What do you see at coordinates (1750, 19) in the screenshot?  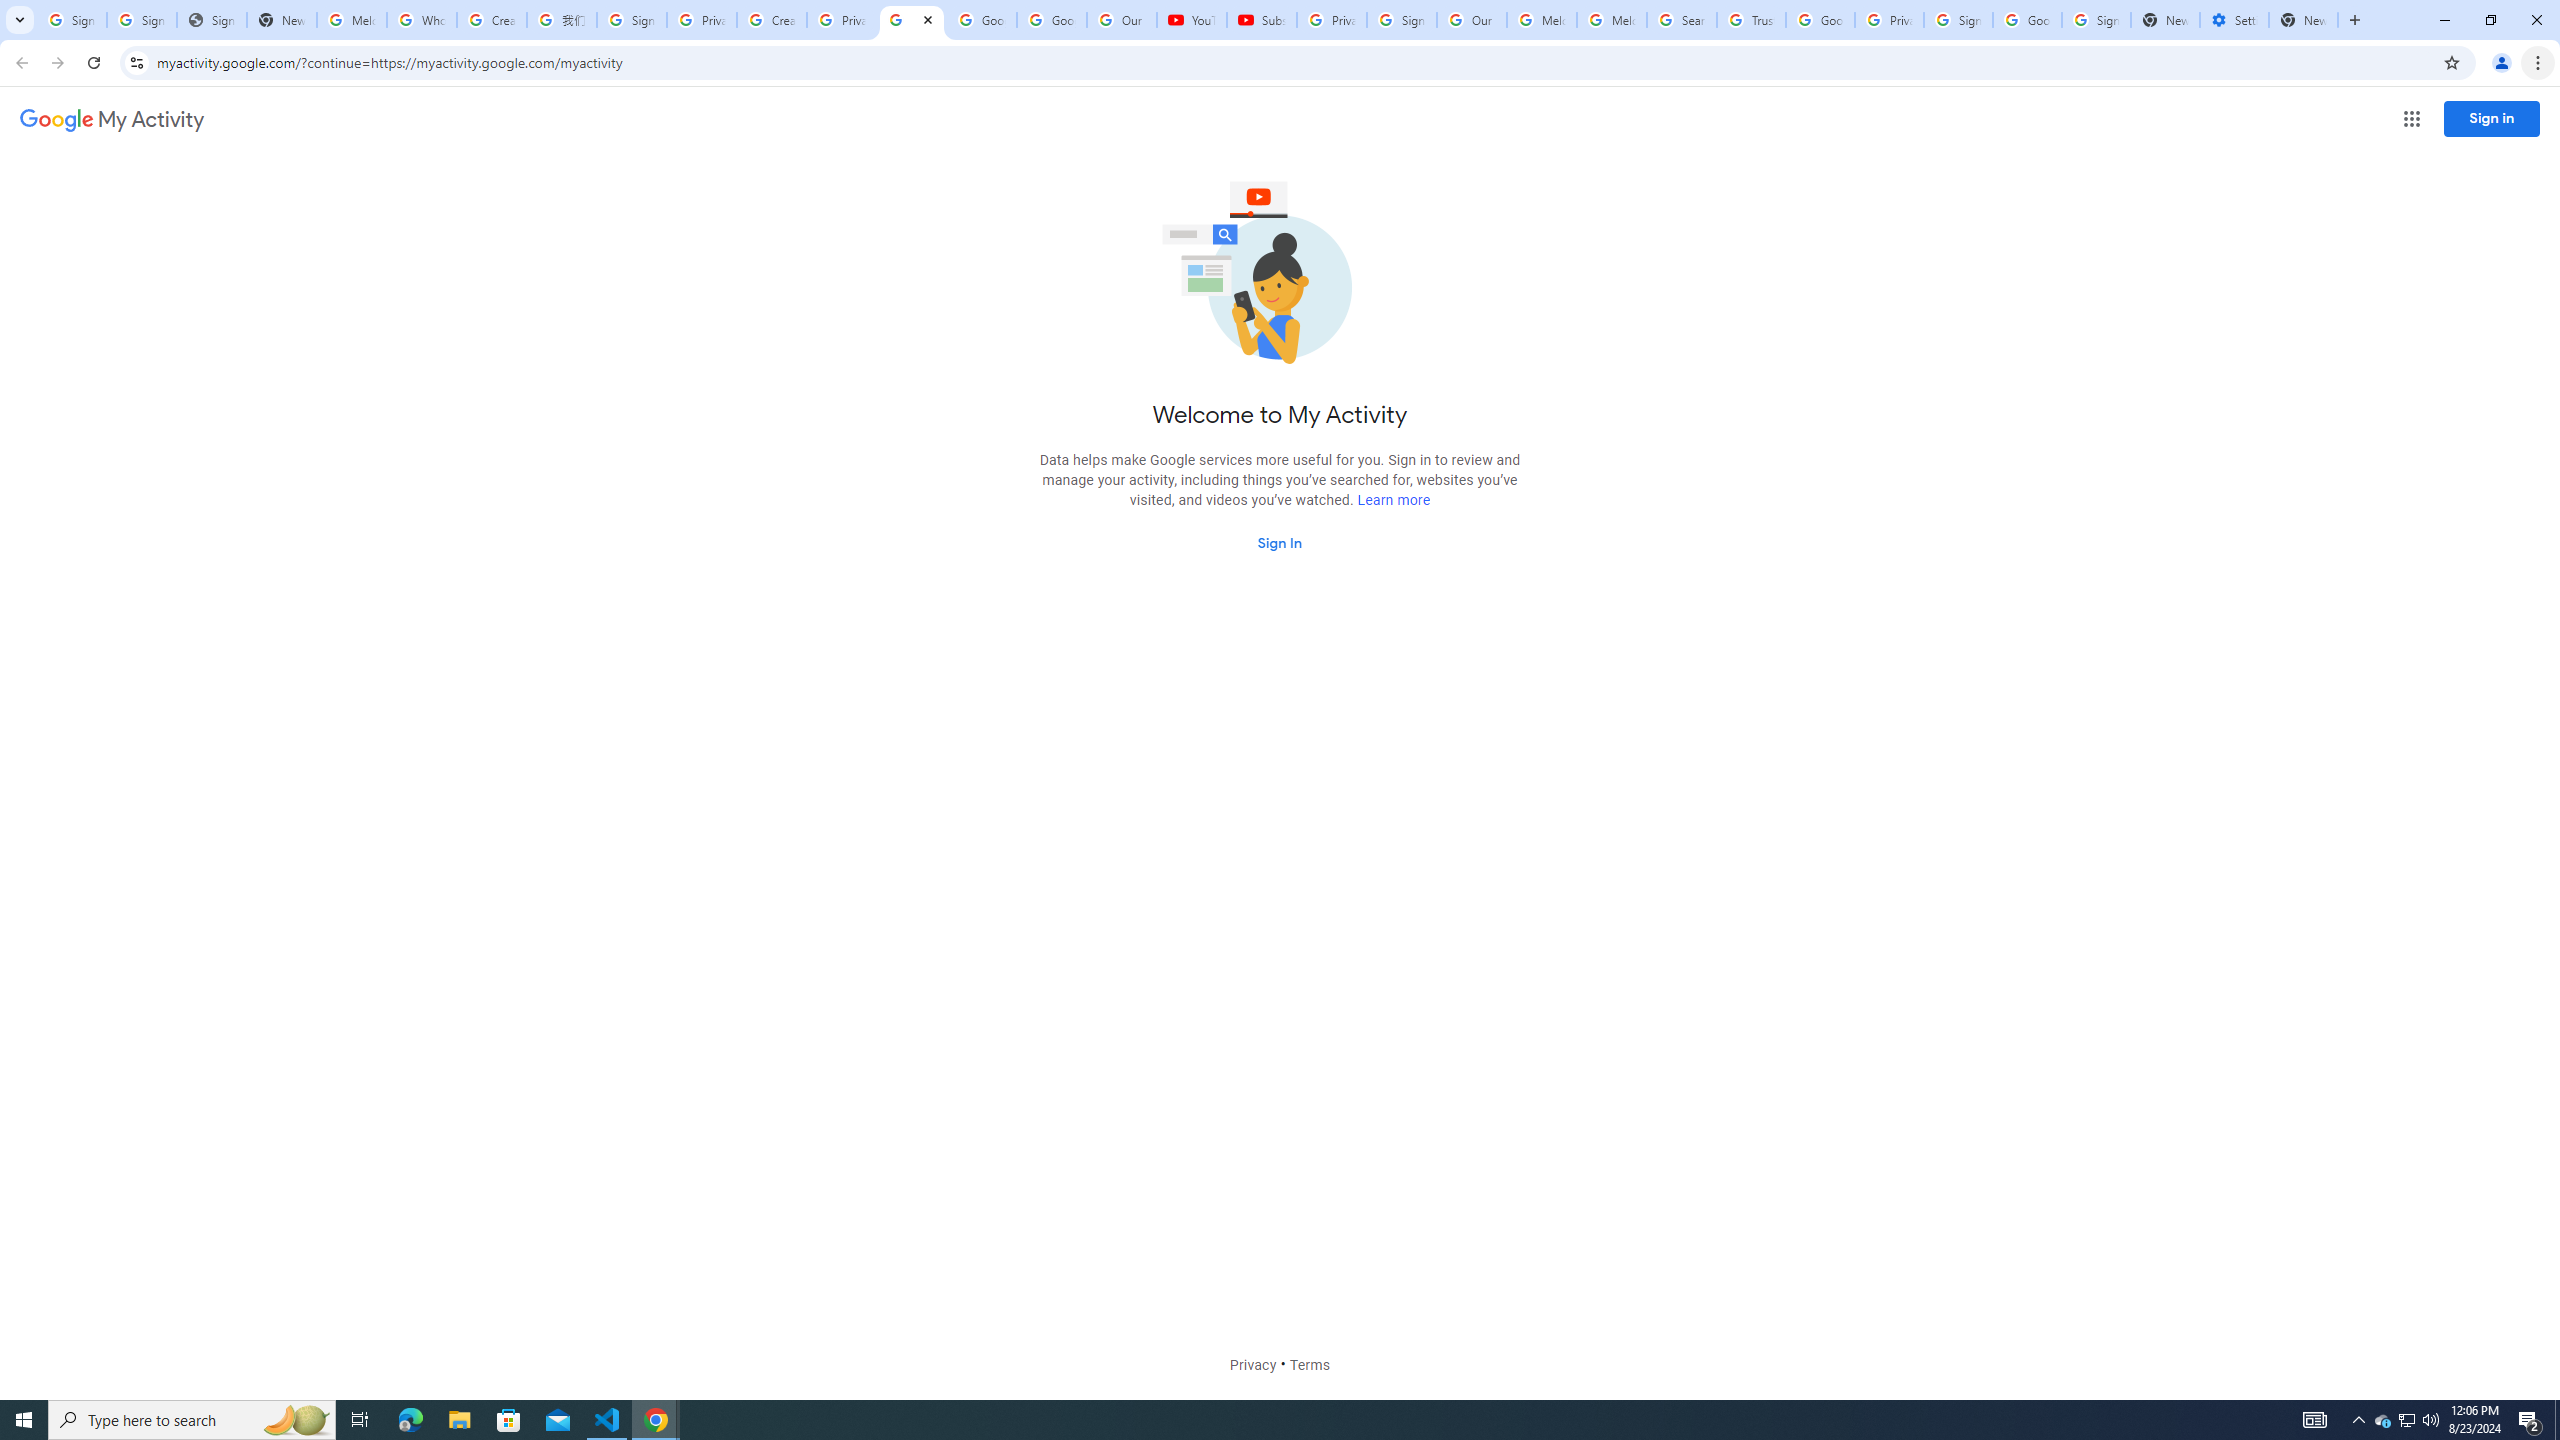 I see `'Trusted Information and Content - Google Safety Center'` at bounding box center [1750, 19].